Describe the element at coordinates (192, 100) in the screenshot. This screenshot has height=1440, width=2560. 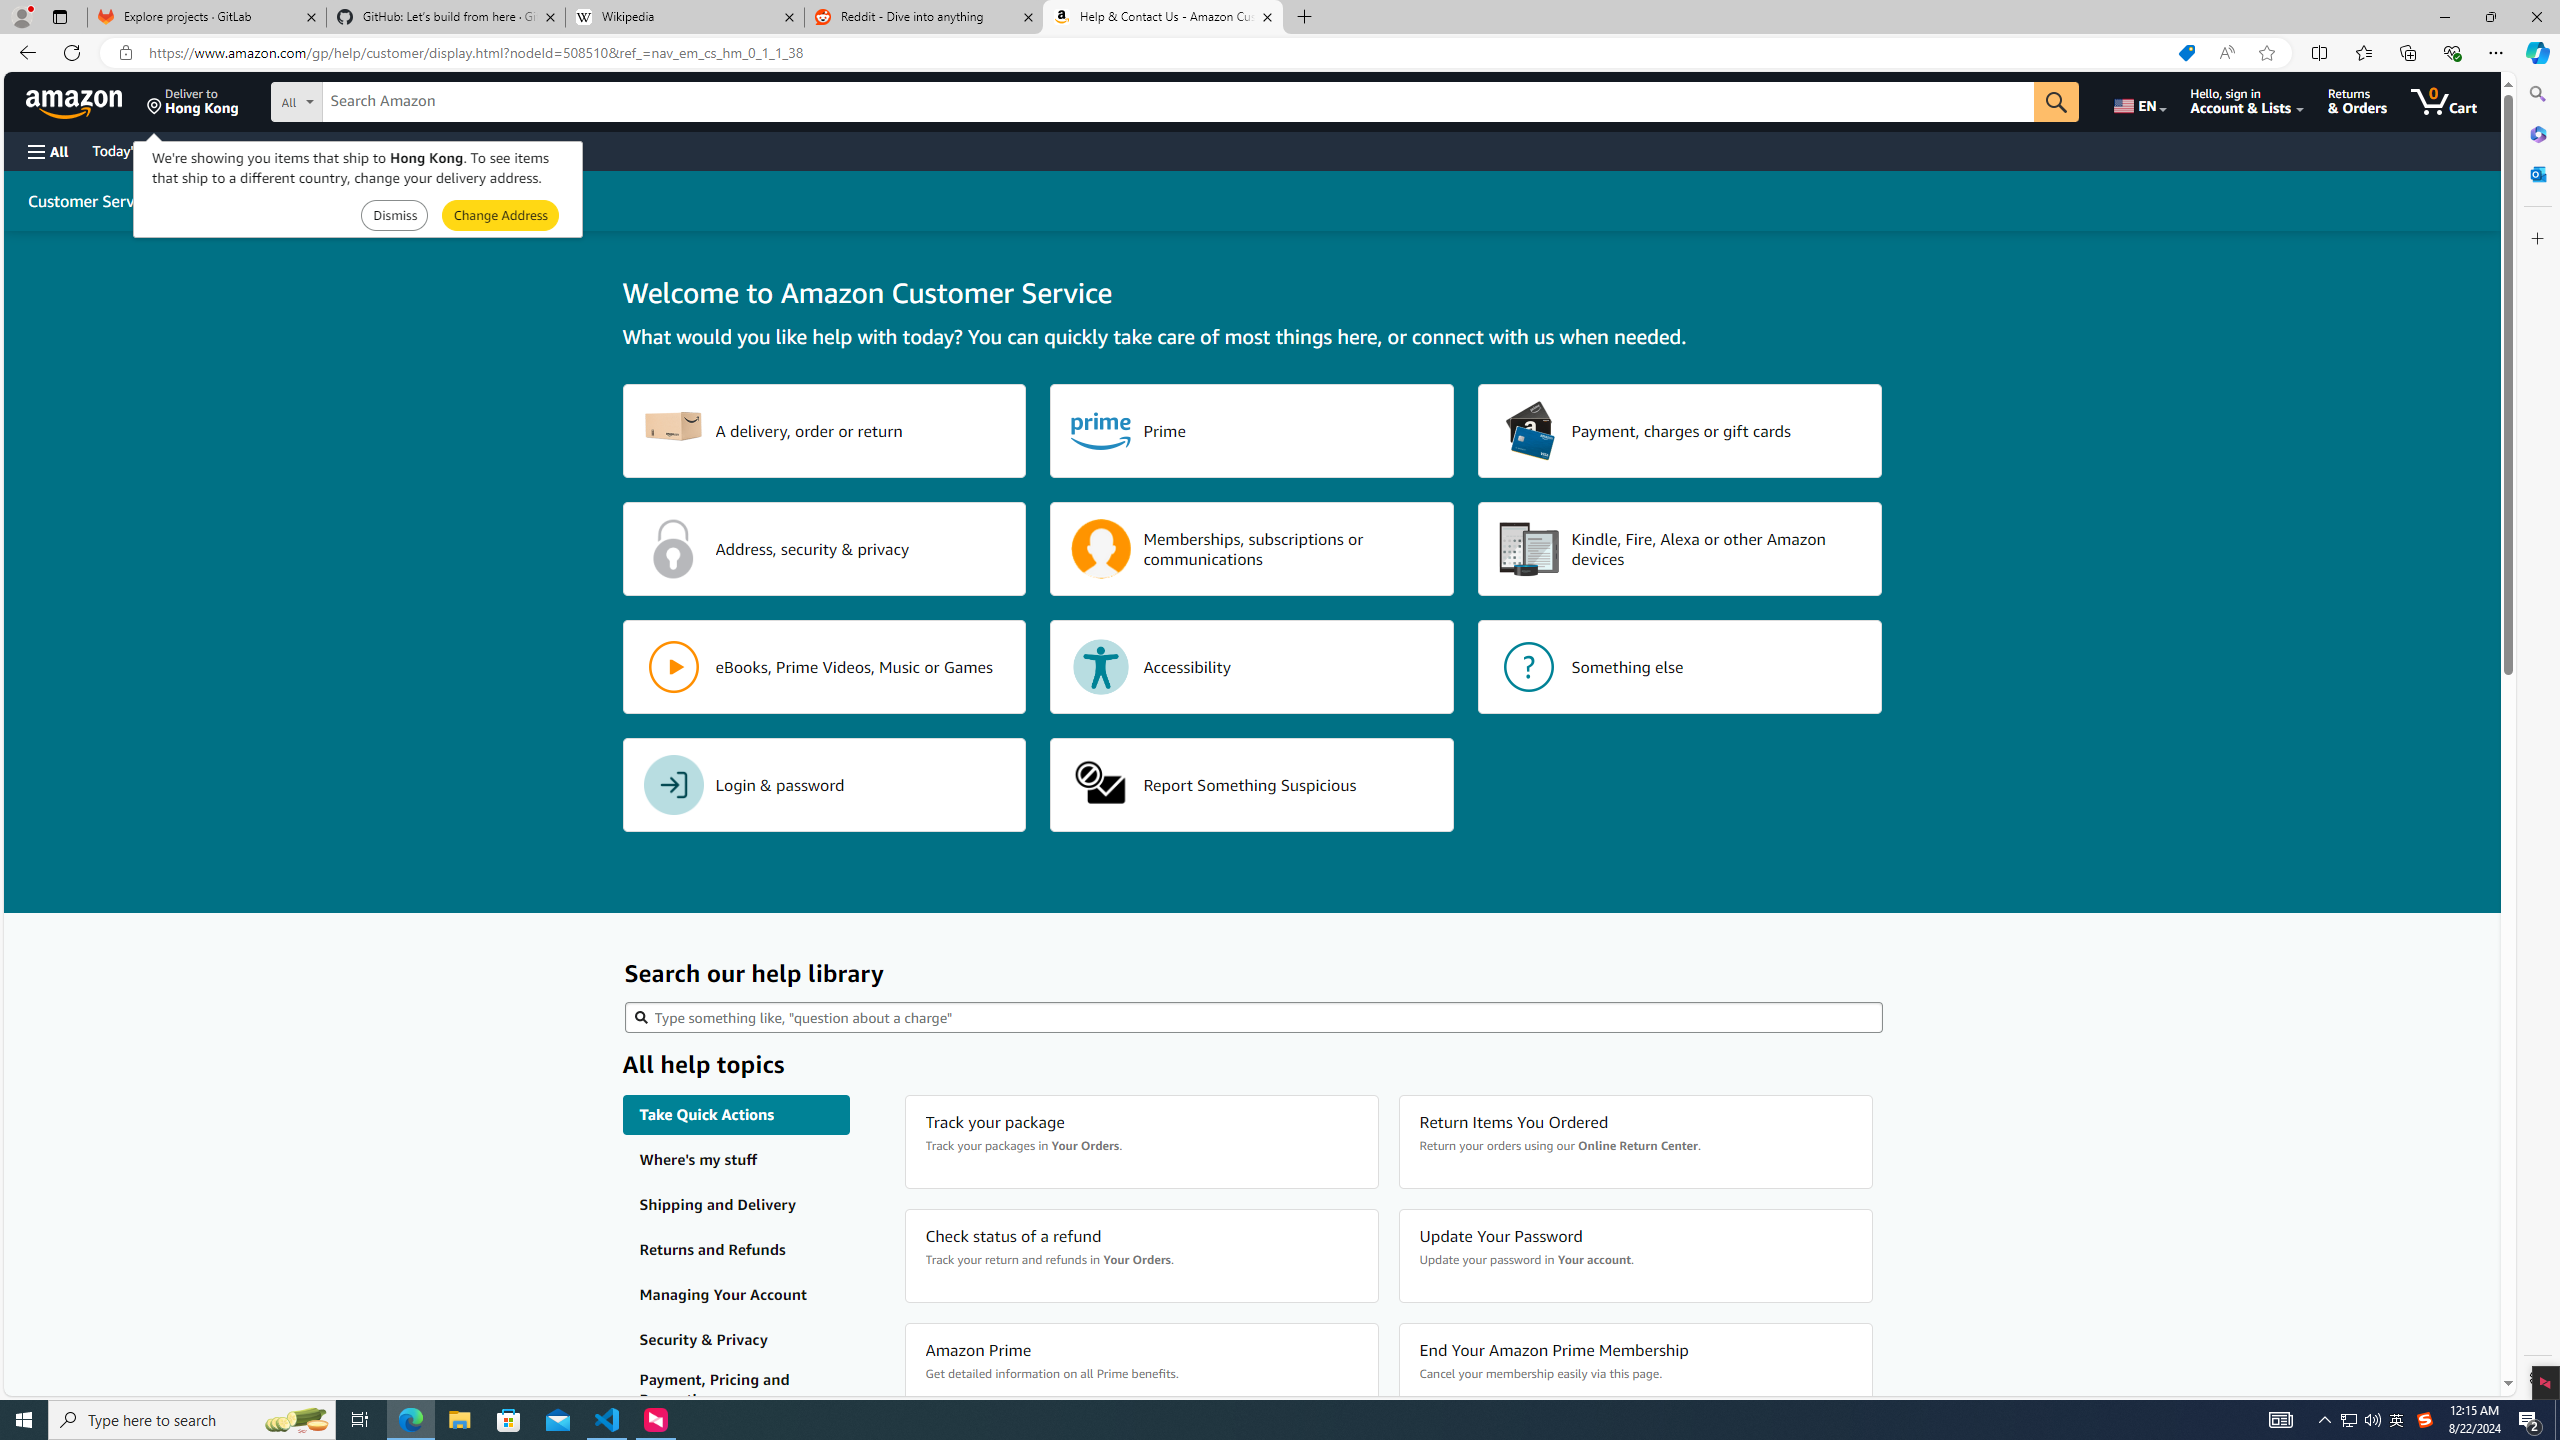
I see `'Deliver to Hong Kong'` at that location.